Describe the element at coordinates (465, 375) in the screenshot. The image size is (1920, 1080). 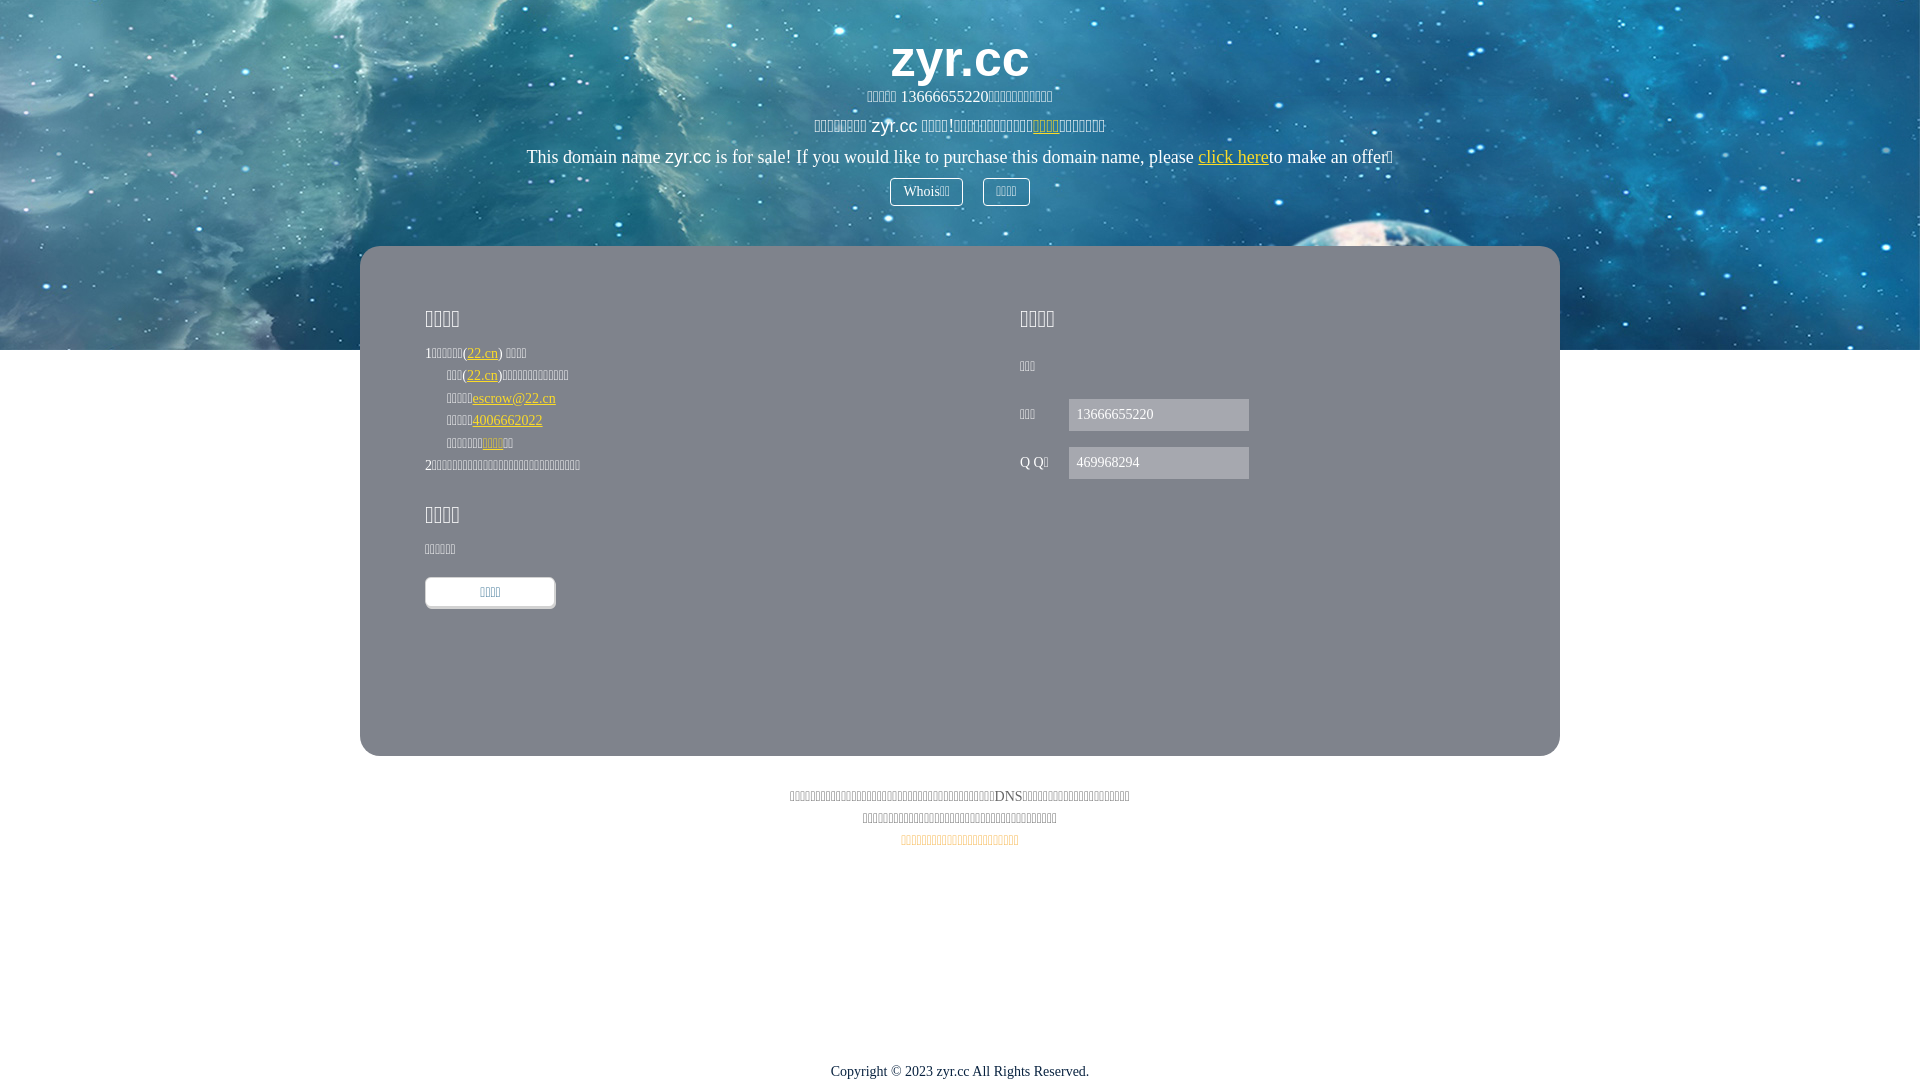
I see `'22.cn'` at that location.